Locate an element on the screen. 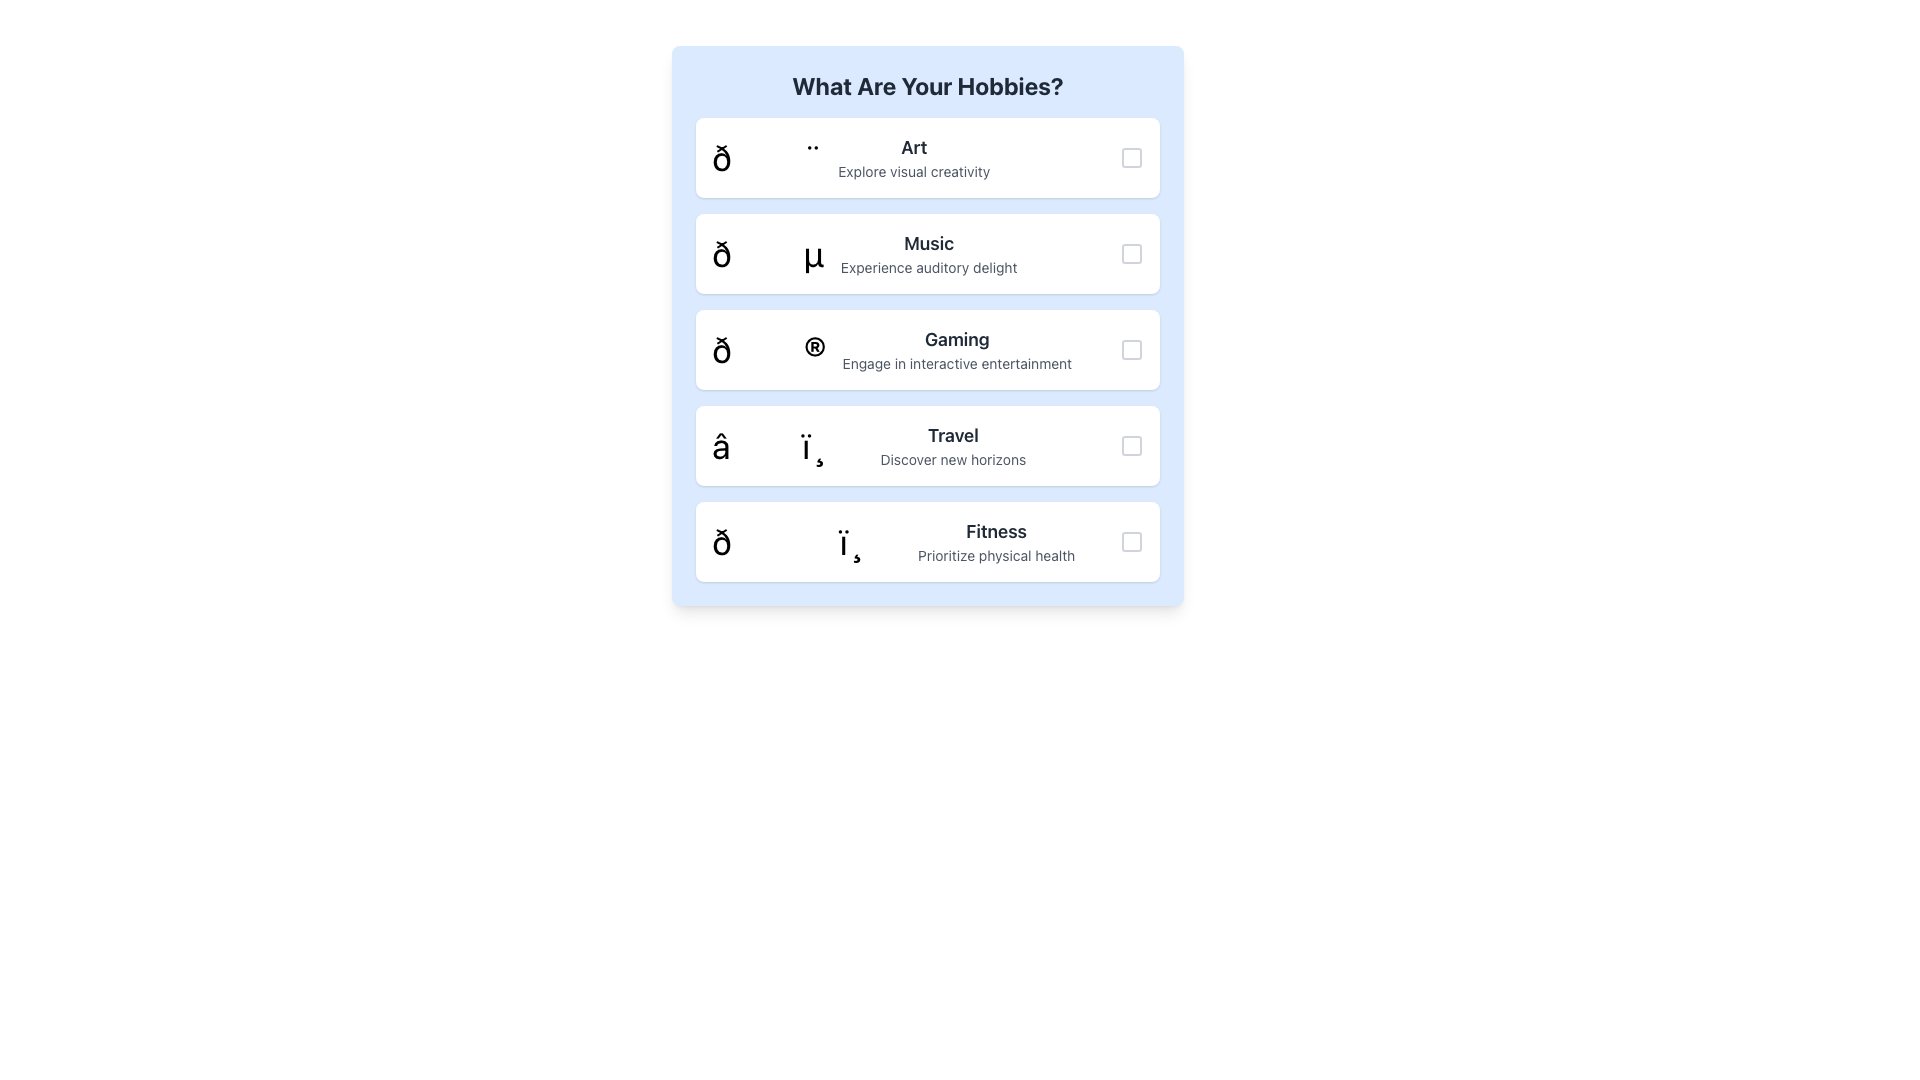  the 'Fitness' text block is located at coordinates (996, 542).